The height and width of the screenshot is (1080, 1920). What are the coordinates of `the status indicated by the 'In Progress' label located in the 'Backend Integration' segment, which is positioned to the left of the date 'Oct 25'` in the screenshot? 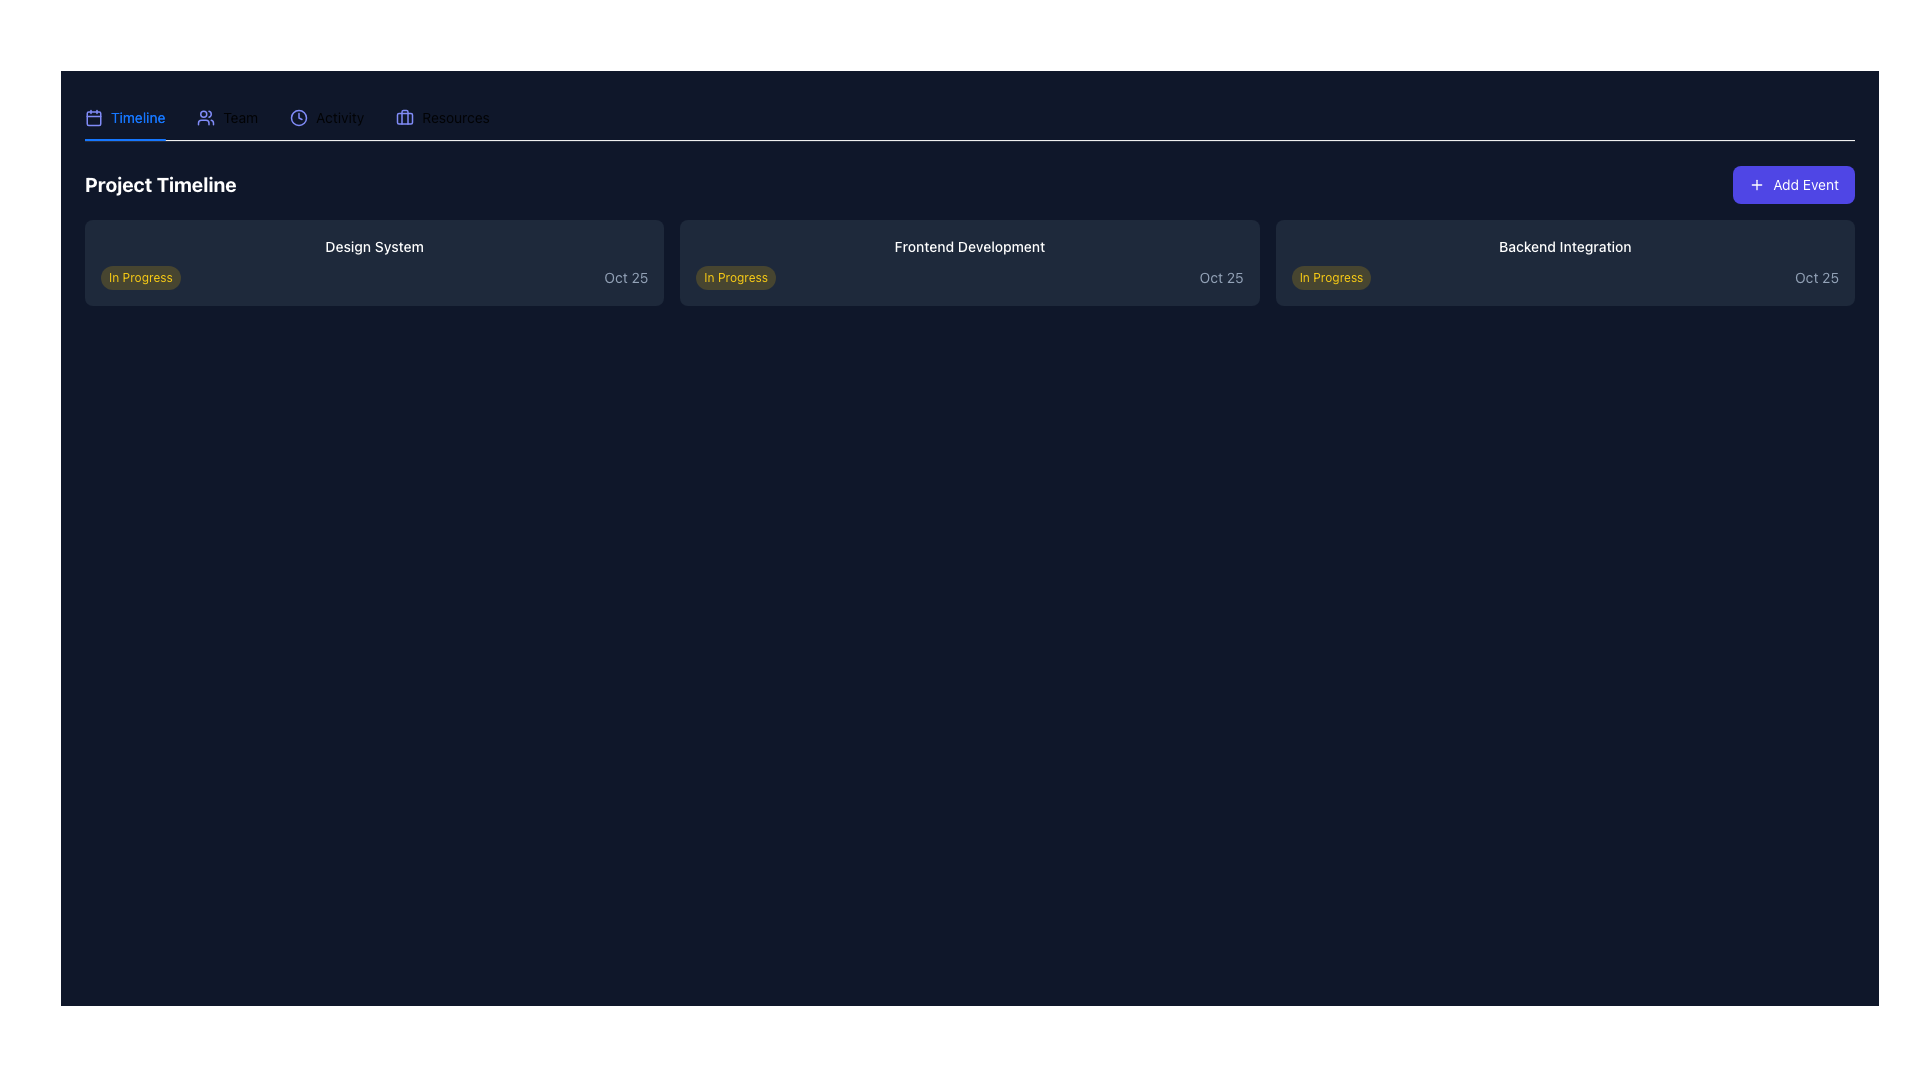 It's located at (1331, 277).